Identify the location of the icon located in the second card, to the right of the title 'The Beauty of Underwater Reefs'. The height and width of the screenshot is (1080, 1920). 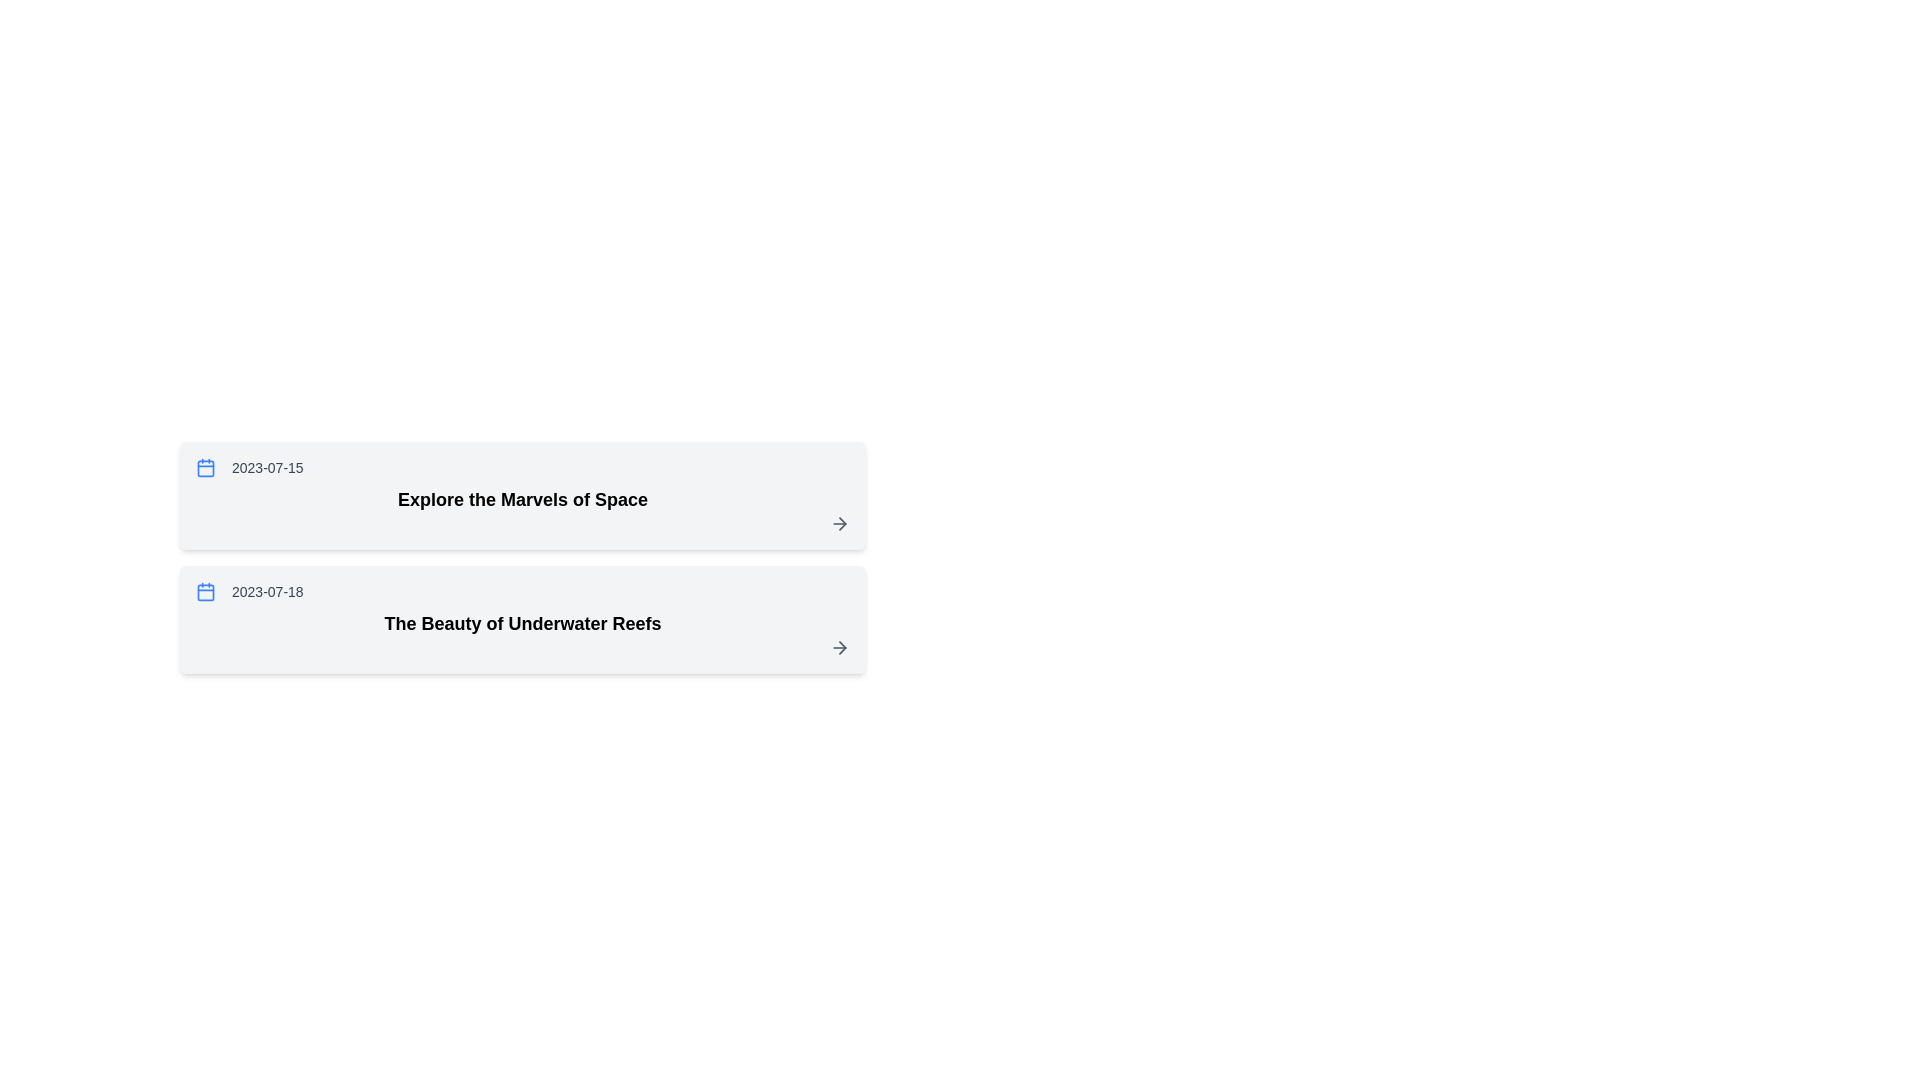
(842, 648).